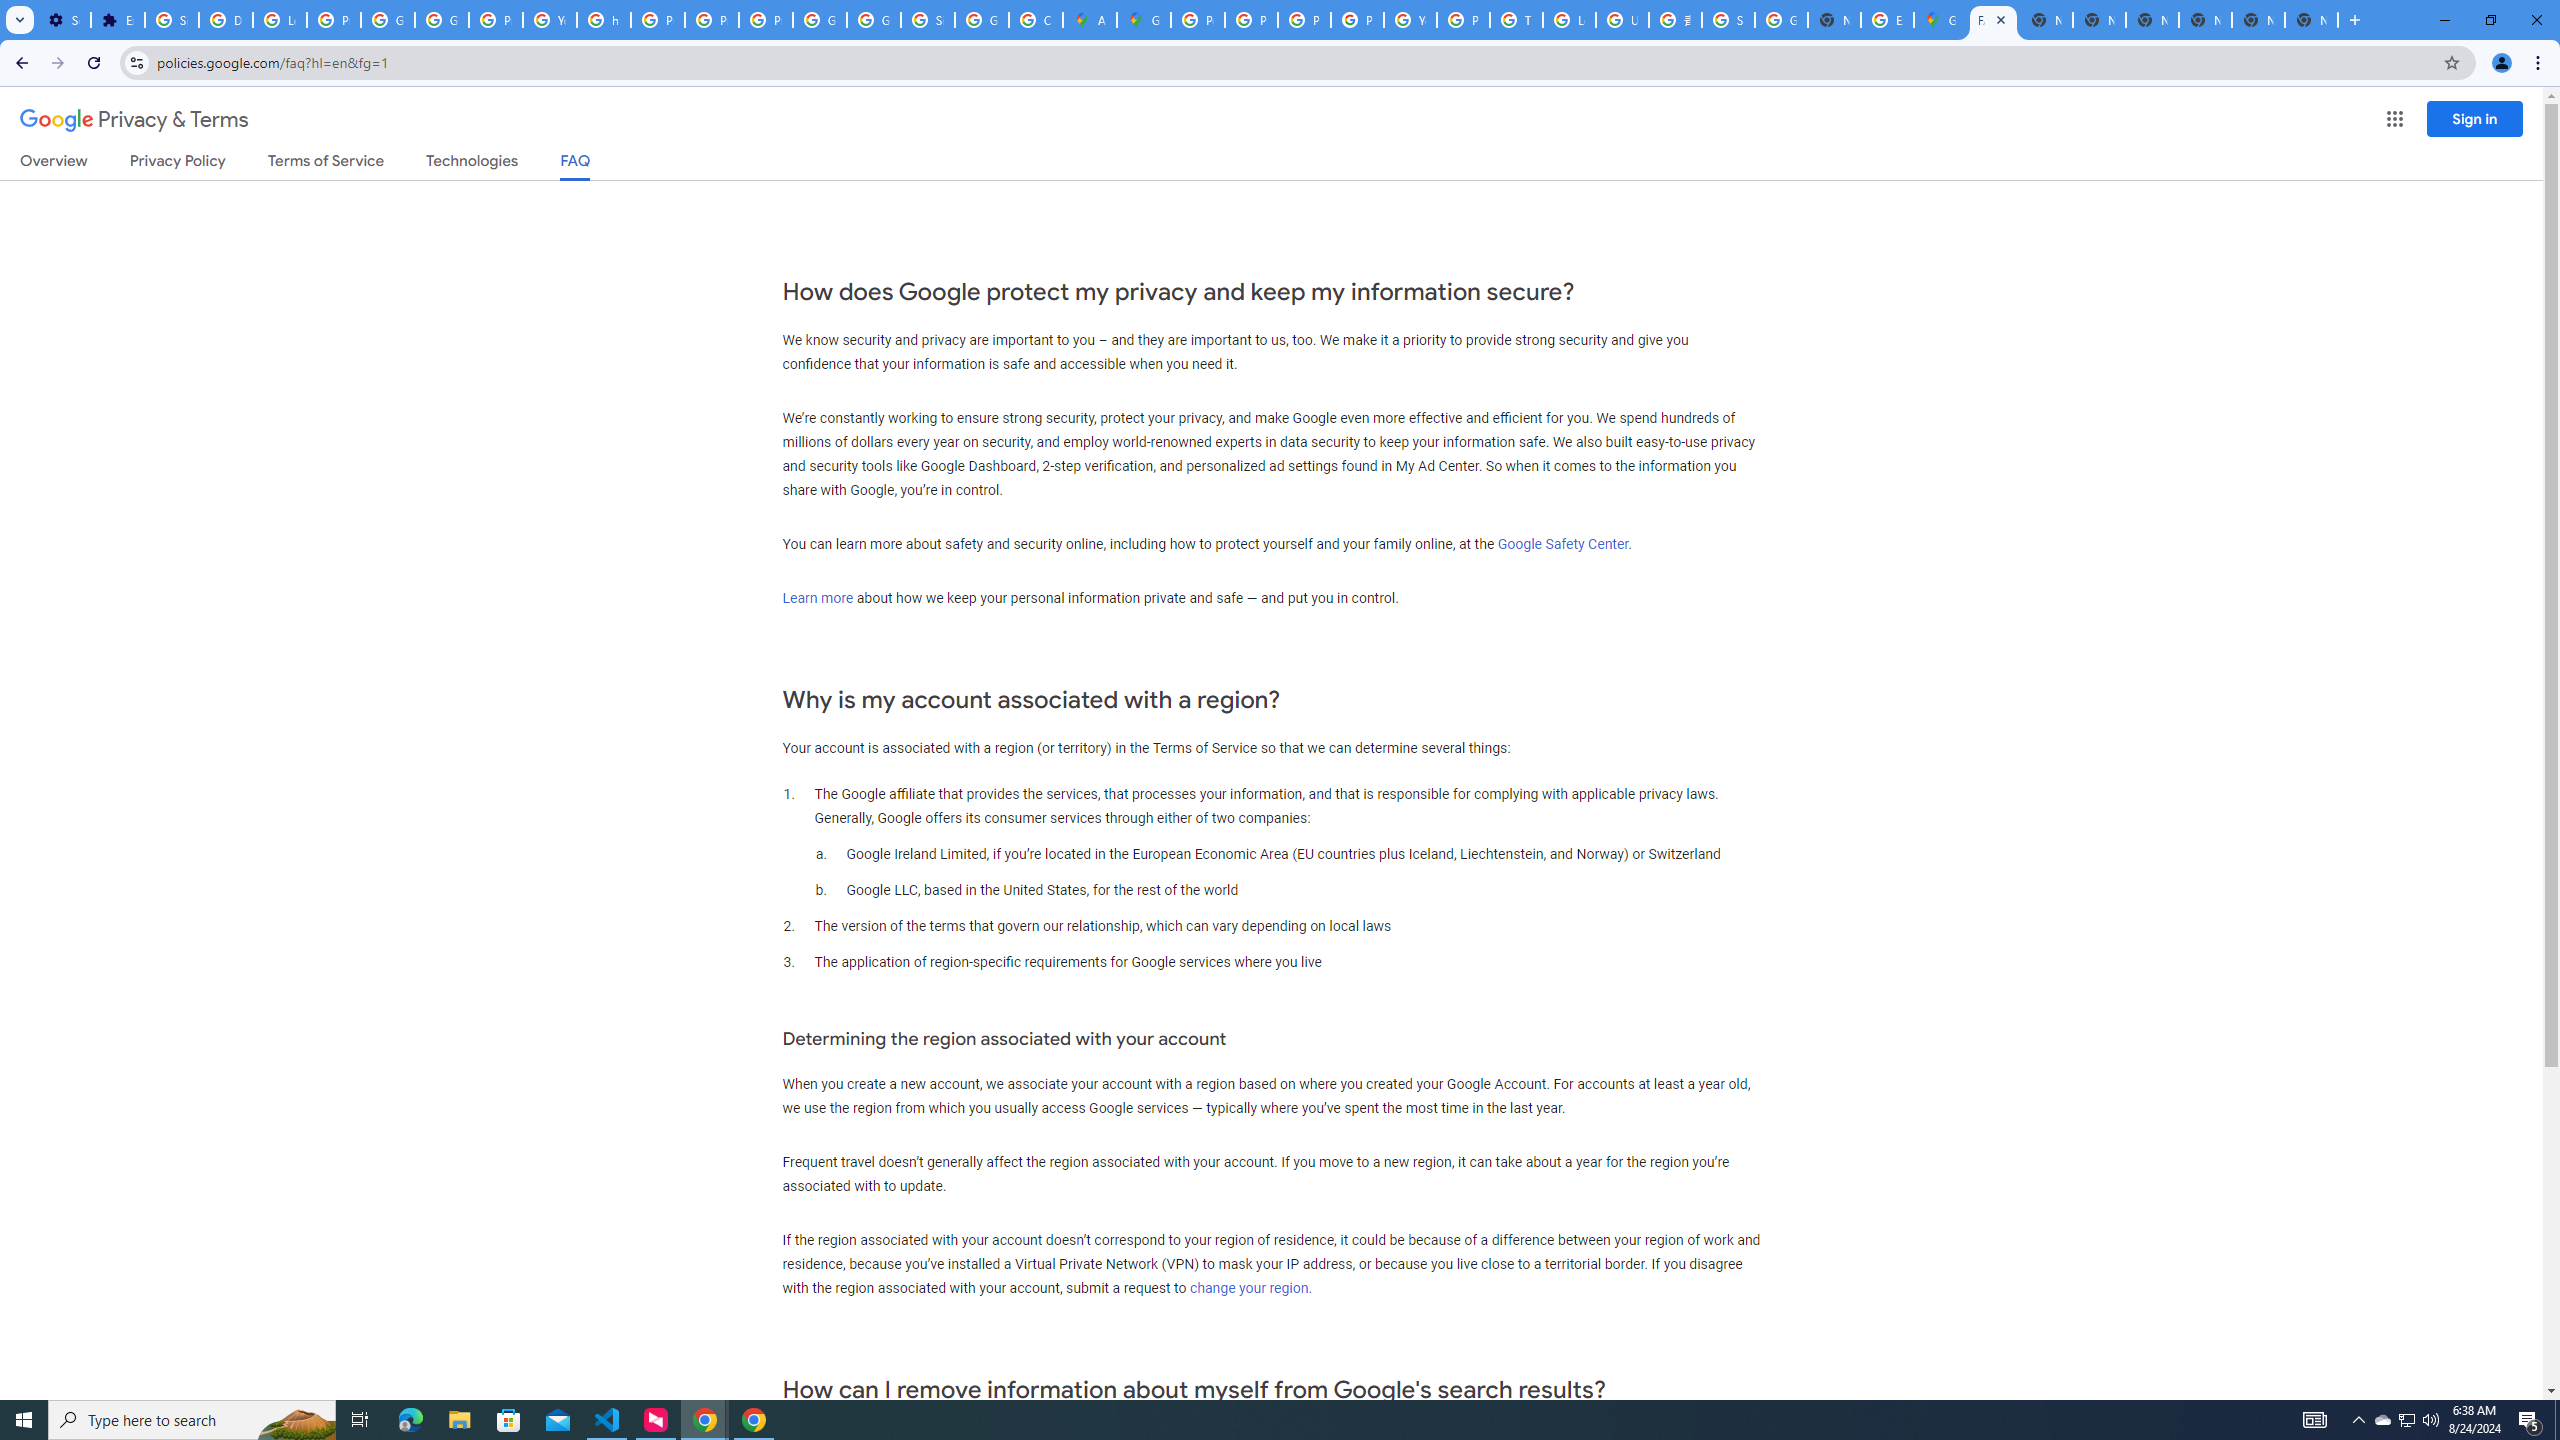 This screenshot has height=1440, width=2560. Describe the element at coordinates (388, 19) in the screenshot. I see `'Google Account Help'` at that location.